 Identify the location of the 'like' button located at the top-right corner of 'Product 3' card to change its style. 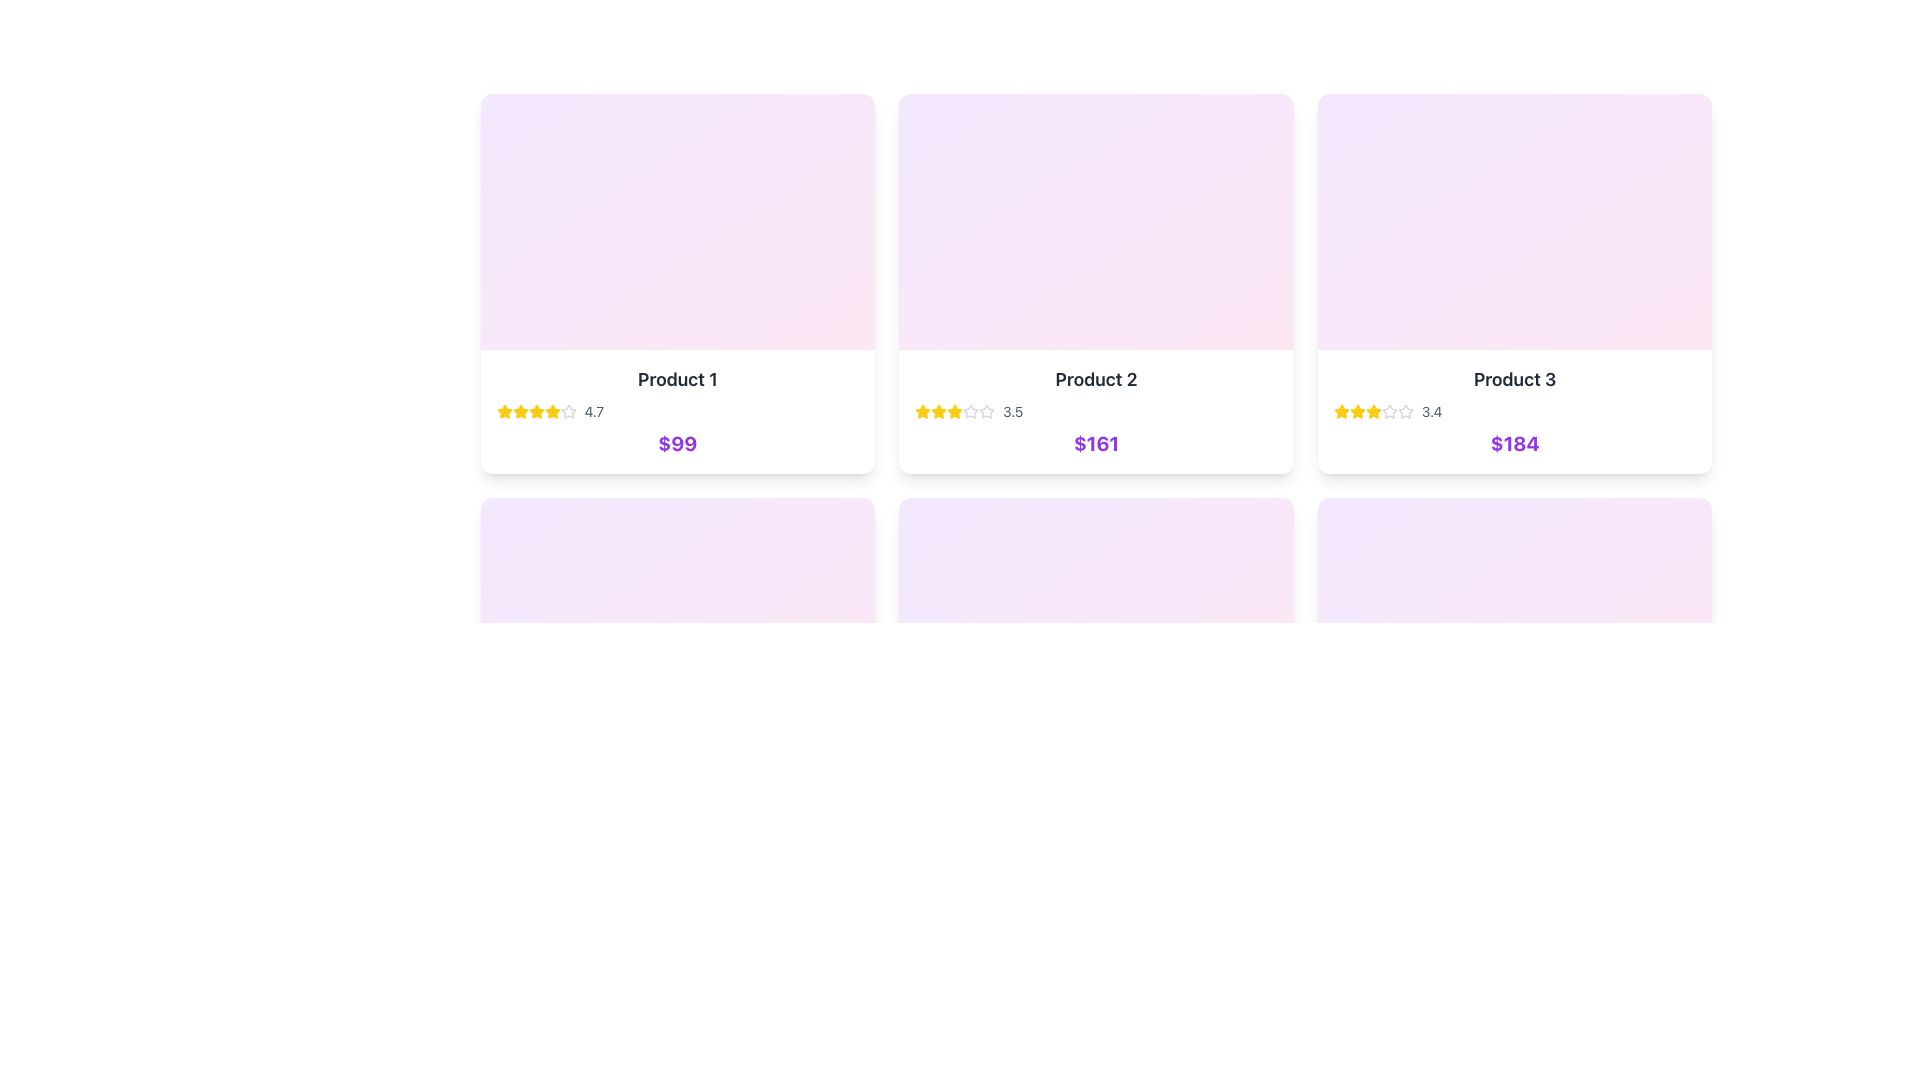
(1218, 527).